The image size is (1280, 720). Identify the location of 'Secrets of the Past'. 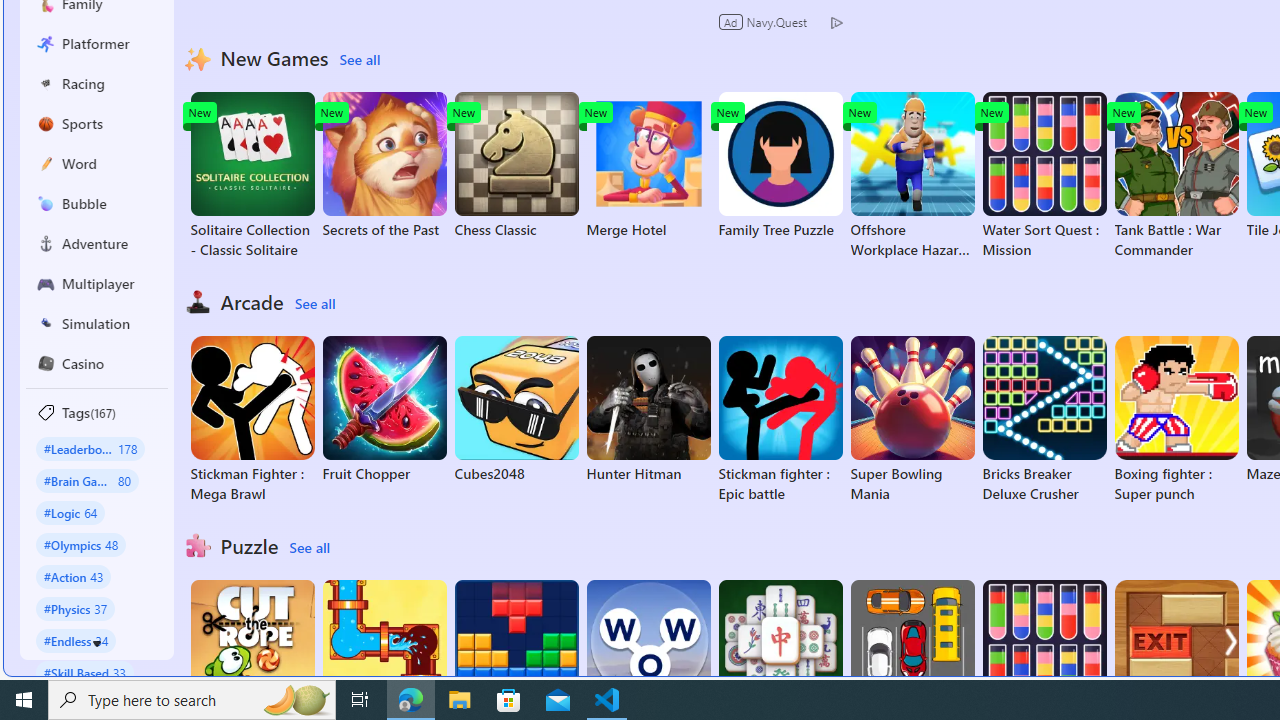
(384, 164).